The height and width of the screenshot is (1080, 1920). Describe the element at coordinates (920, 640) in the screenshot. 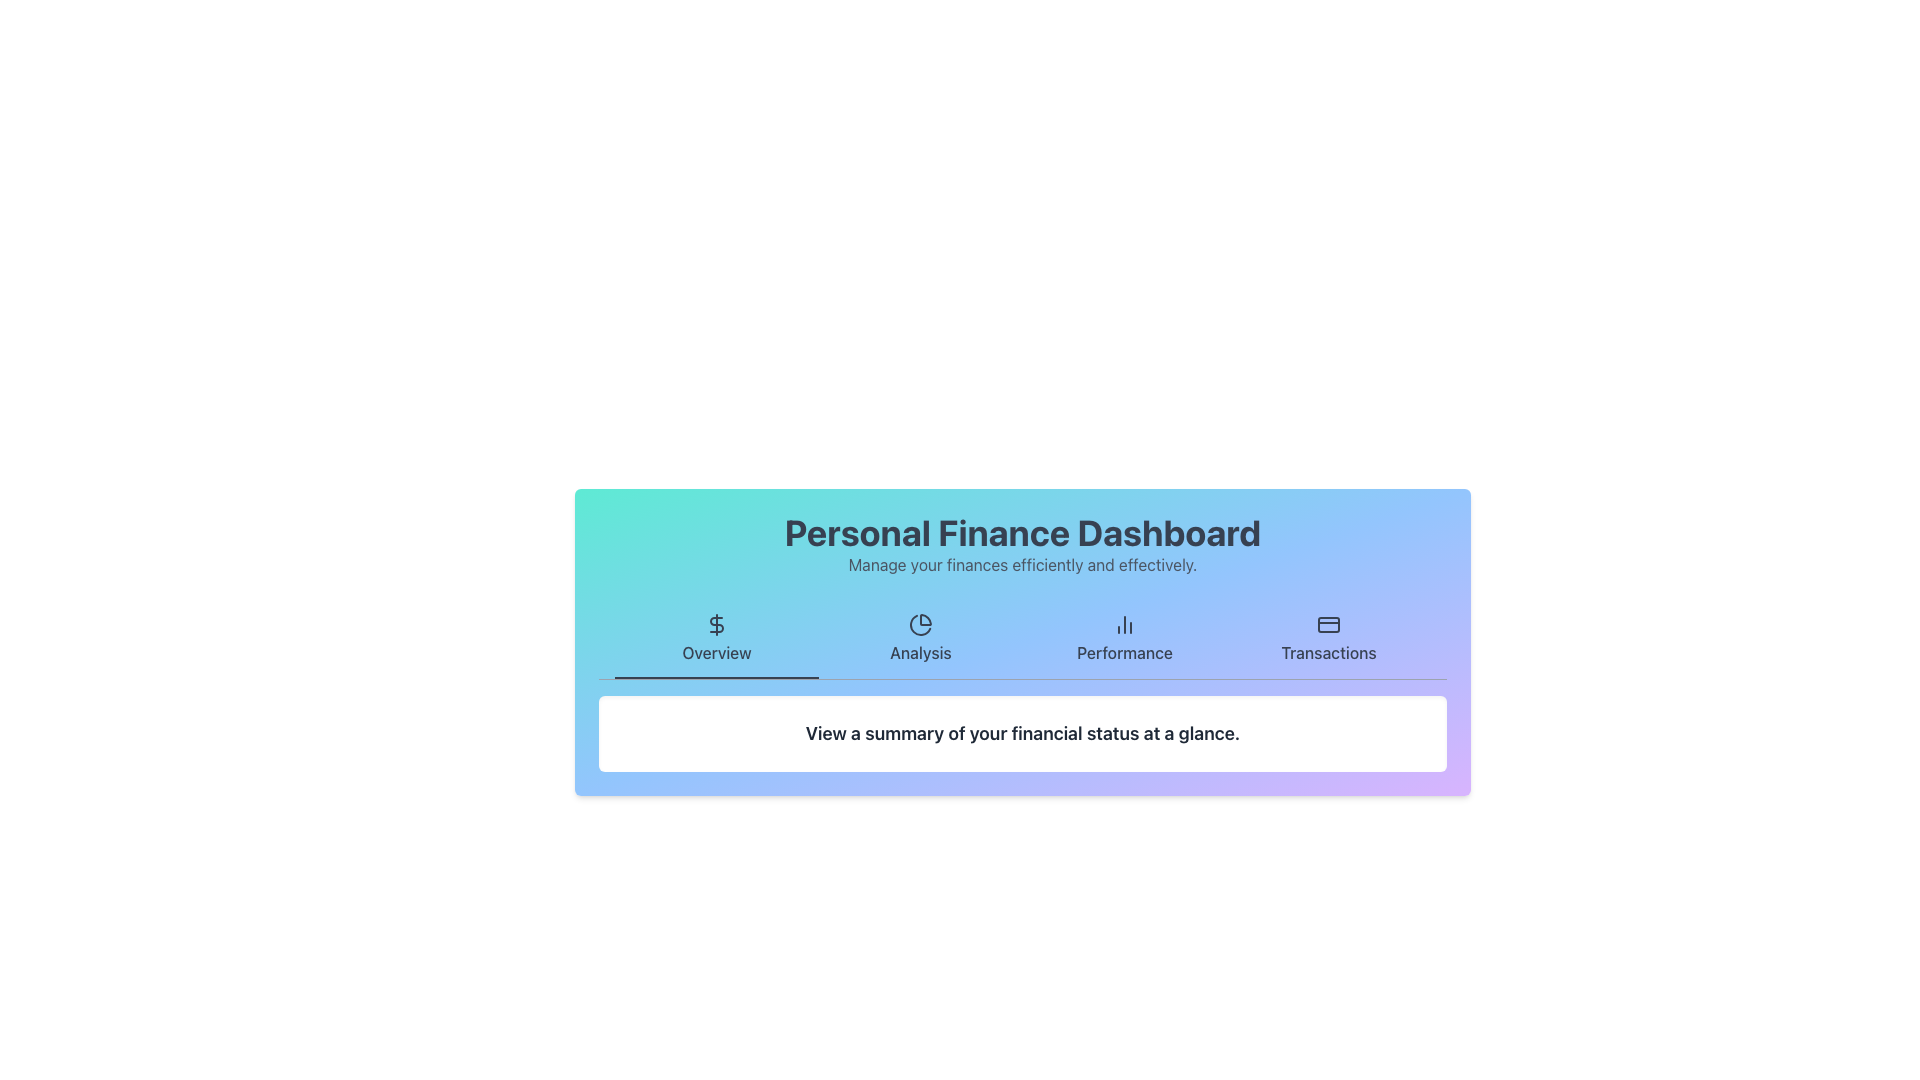

I see `the 'Analysis' button in the navigation bar, which features a pie chart icon and highlights with a blue text color and gray bottom border when hovered` at that location.